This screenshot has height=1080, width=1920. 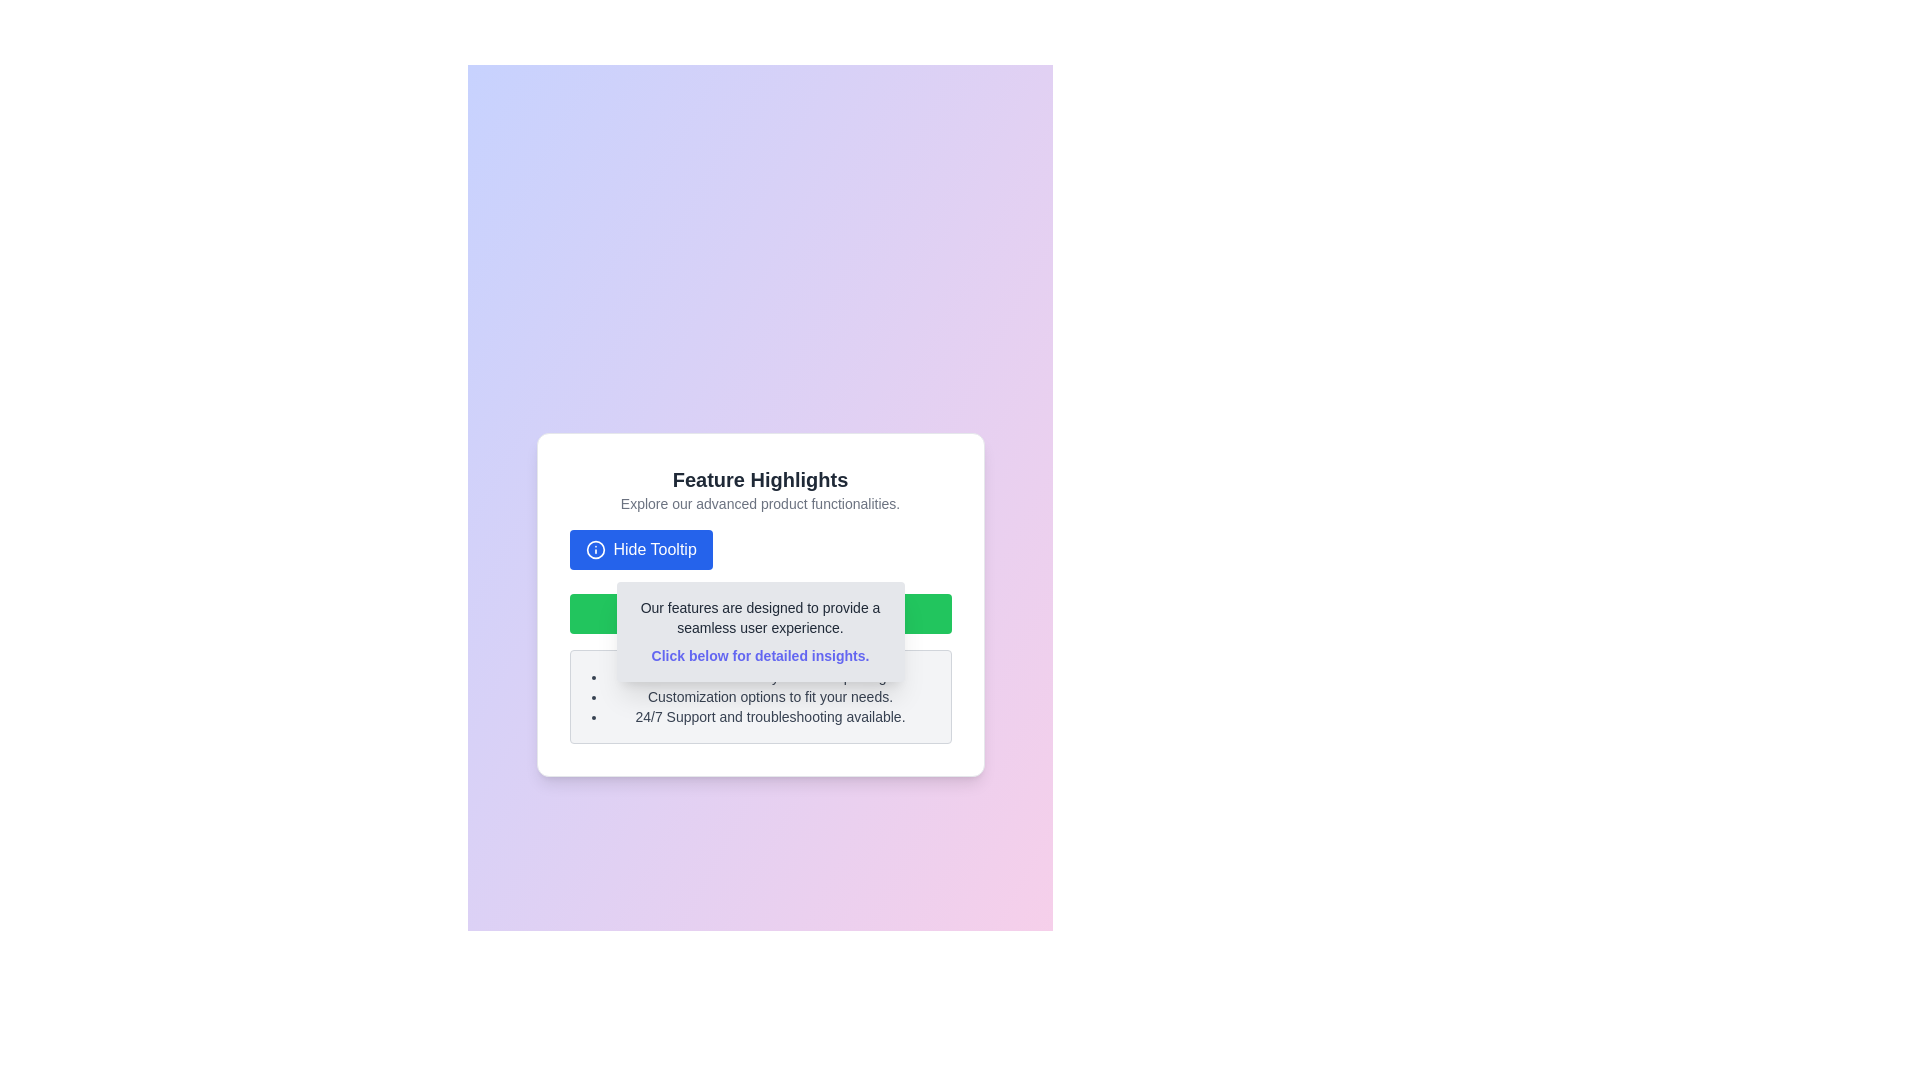 I want to click on informational text block located immediately below the 'Feature Highlights' title, which serves to describe the contents or importance of the section, so click(x=759, y=503).